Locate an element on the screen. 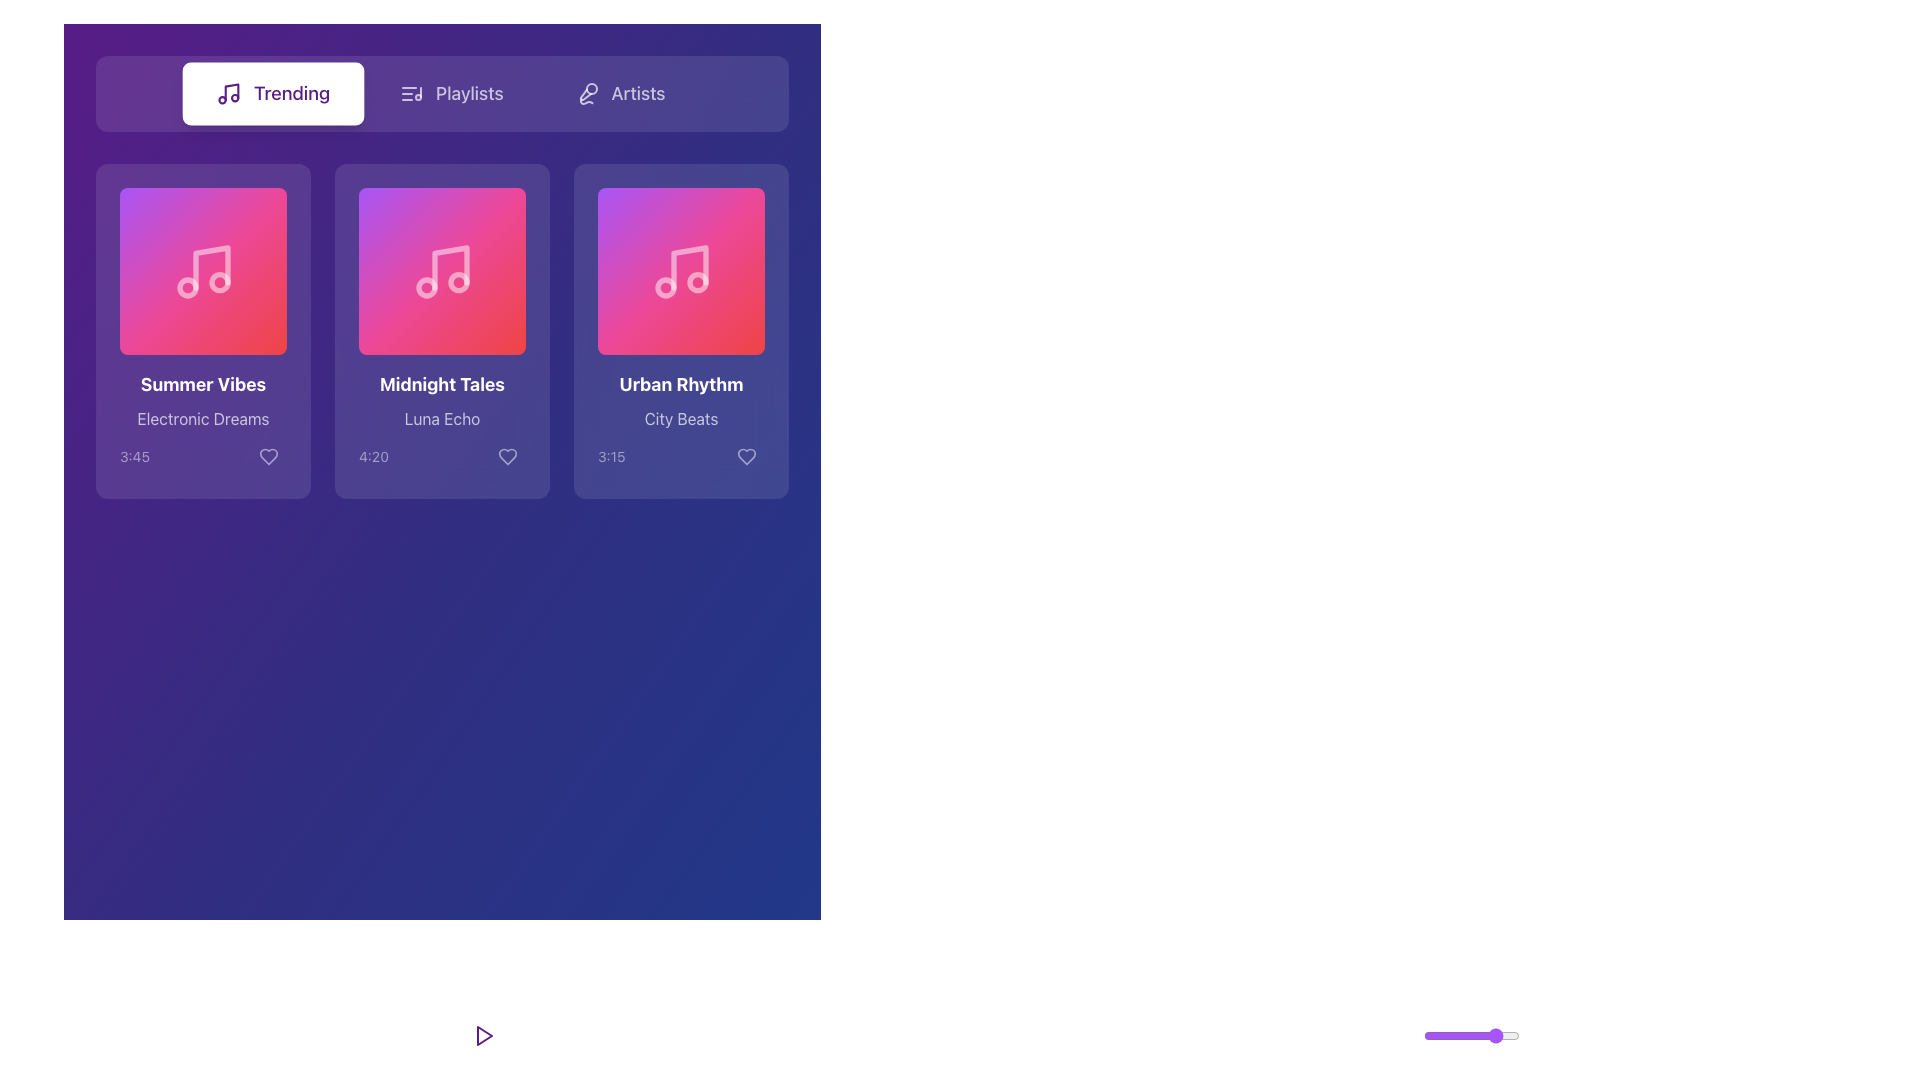 This screenshot has width=1920, height=1080. the musical note icon with a thin outline, styled in white with light opacity, located in the second card from the left in the 'Trending' section is located at coordinates (441, 271).